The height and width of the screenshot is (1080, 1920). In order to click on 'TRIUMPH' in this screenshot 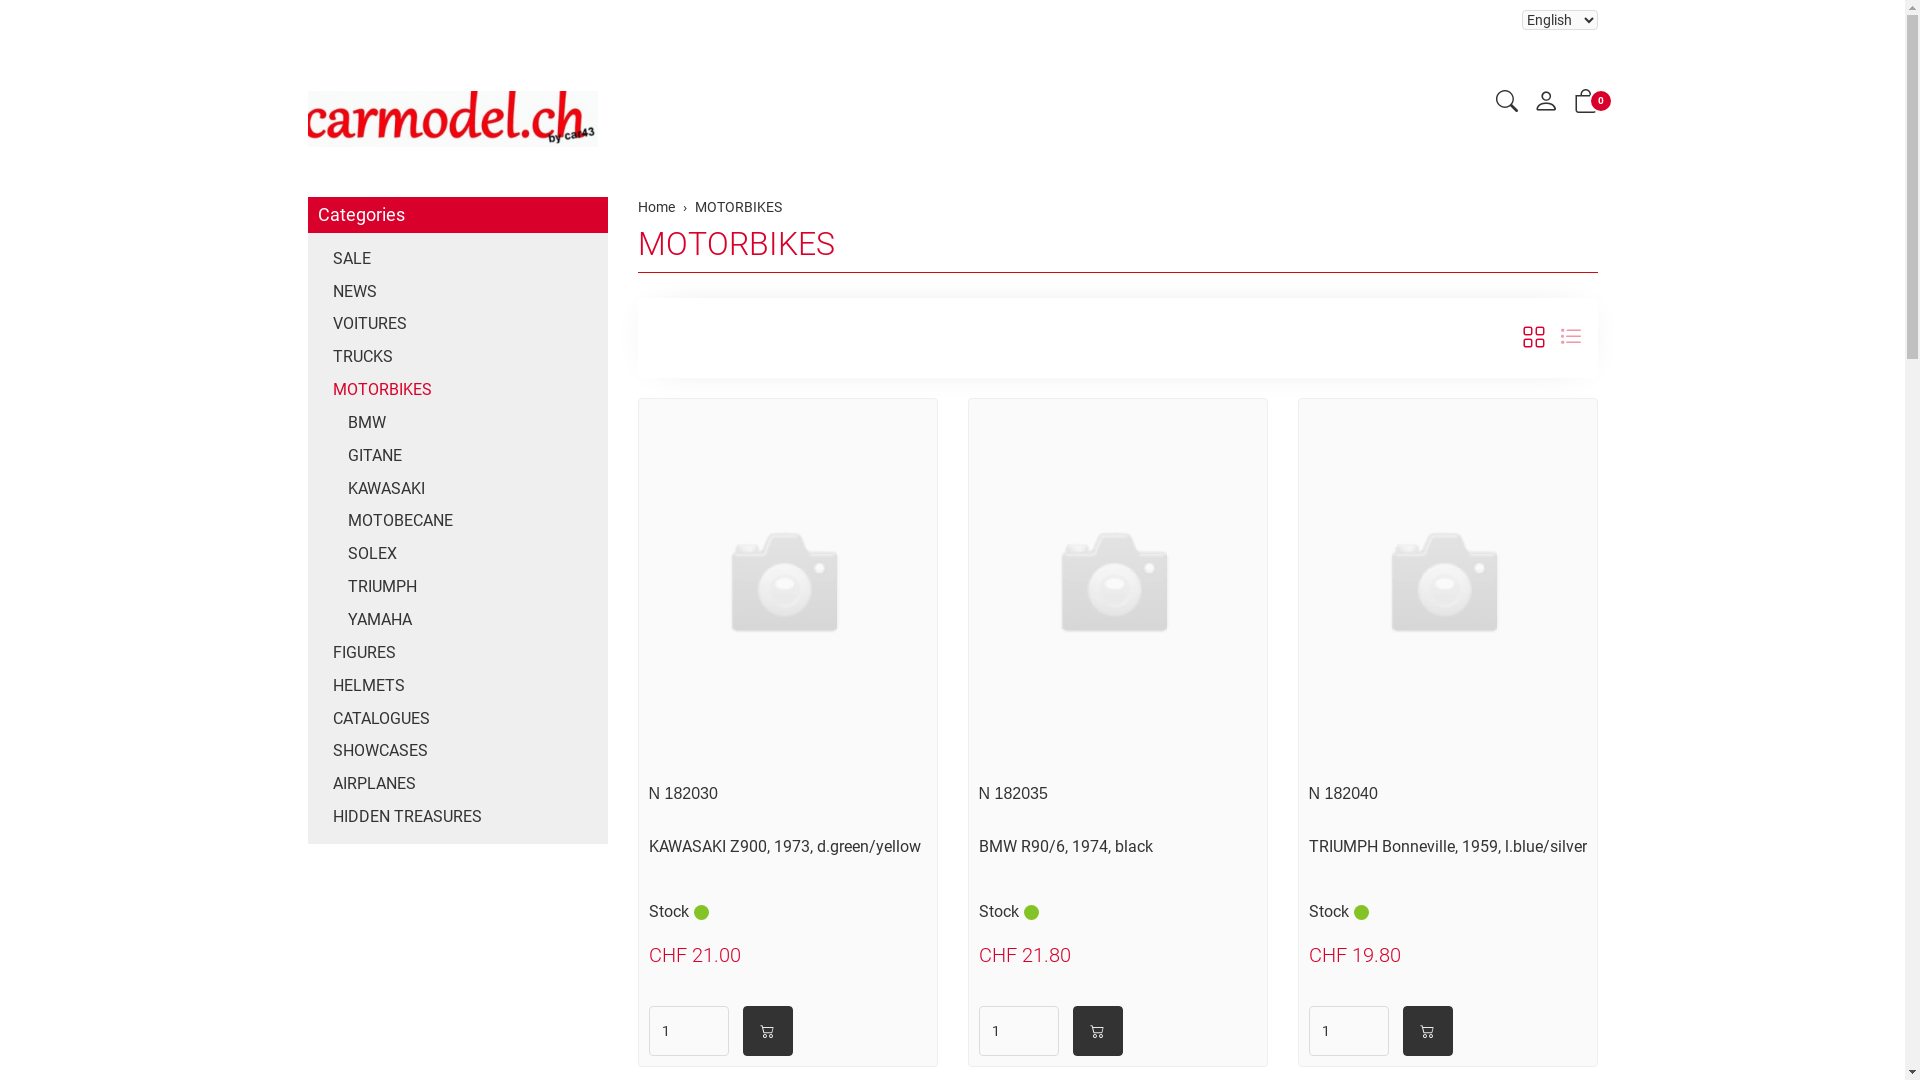, I will do `click(456, 586)`.